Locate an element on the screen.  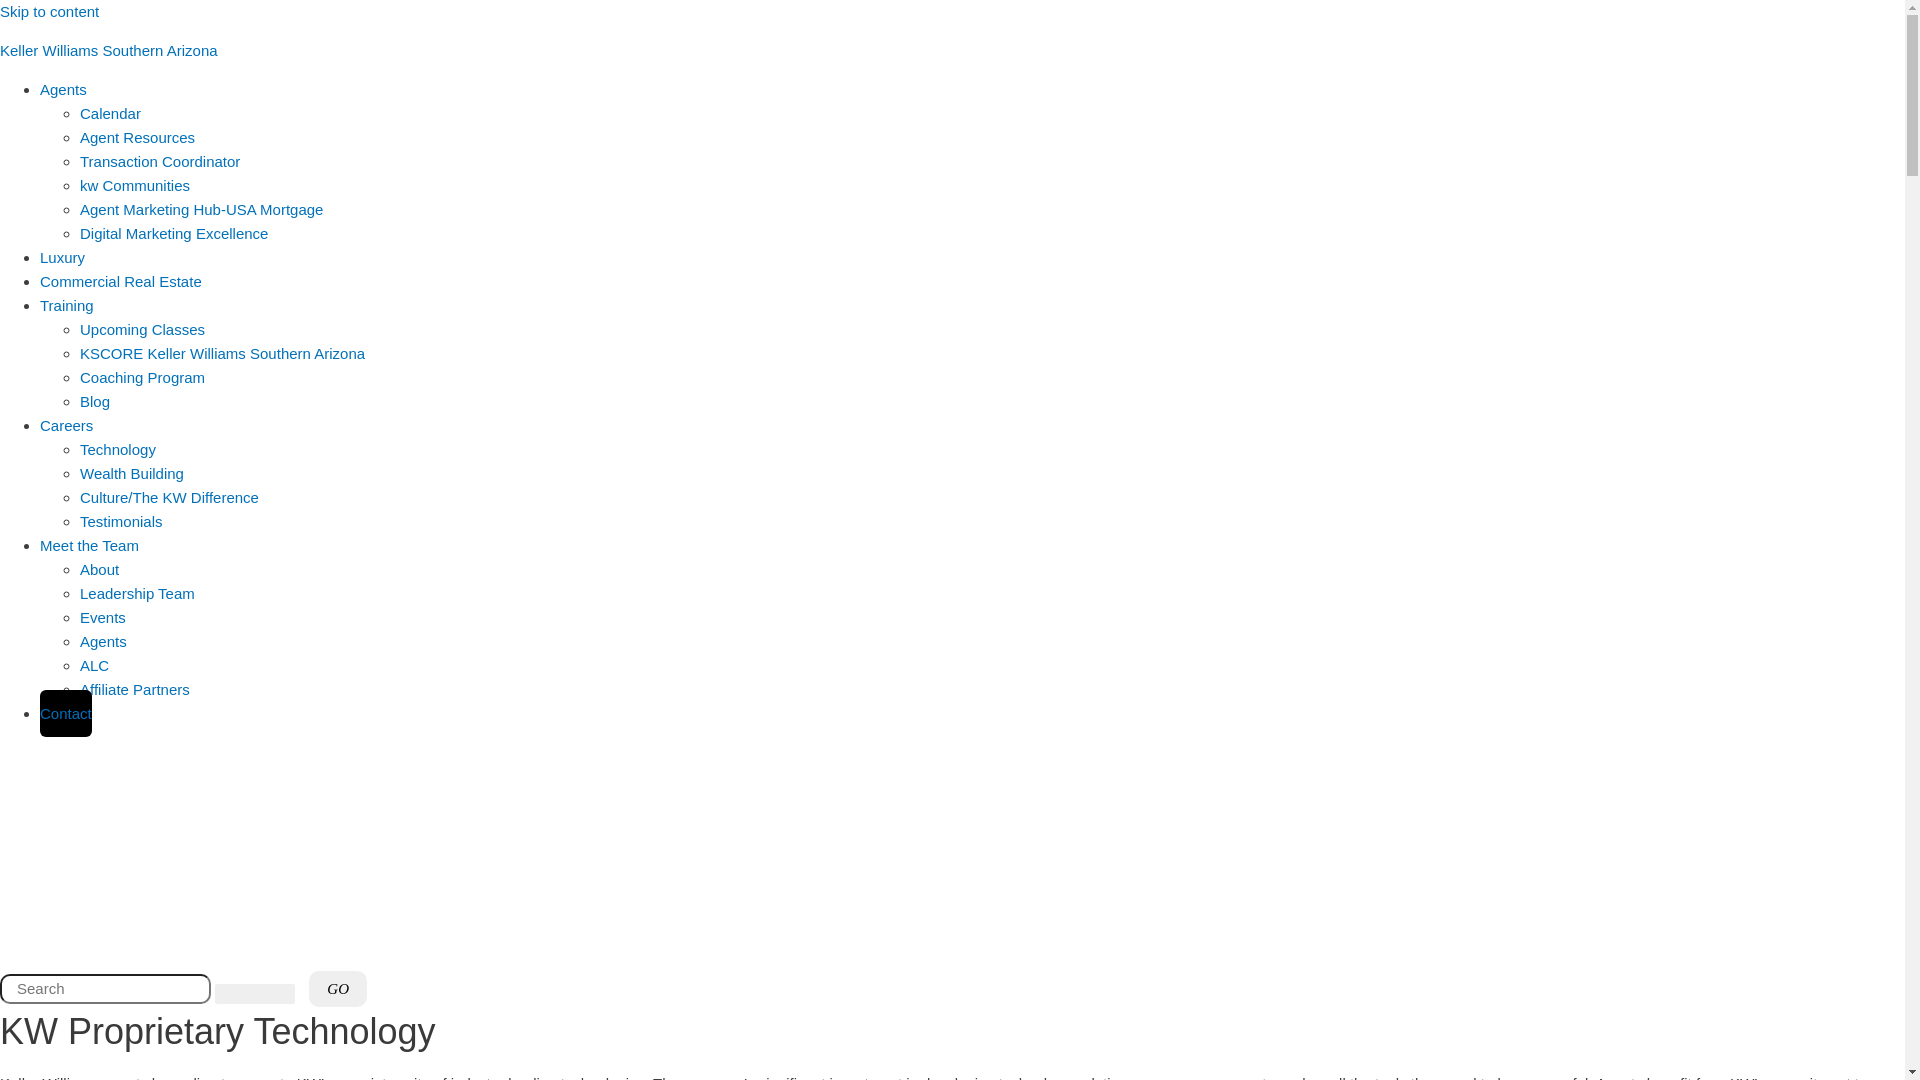
'Technology' is located at coordinates (80, 448).